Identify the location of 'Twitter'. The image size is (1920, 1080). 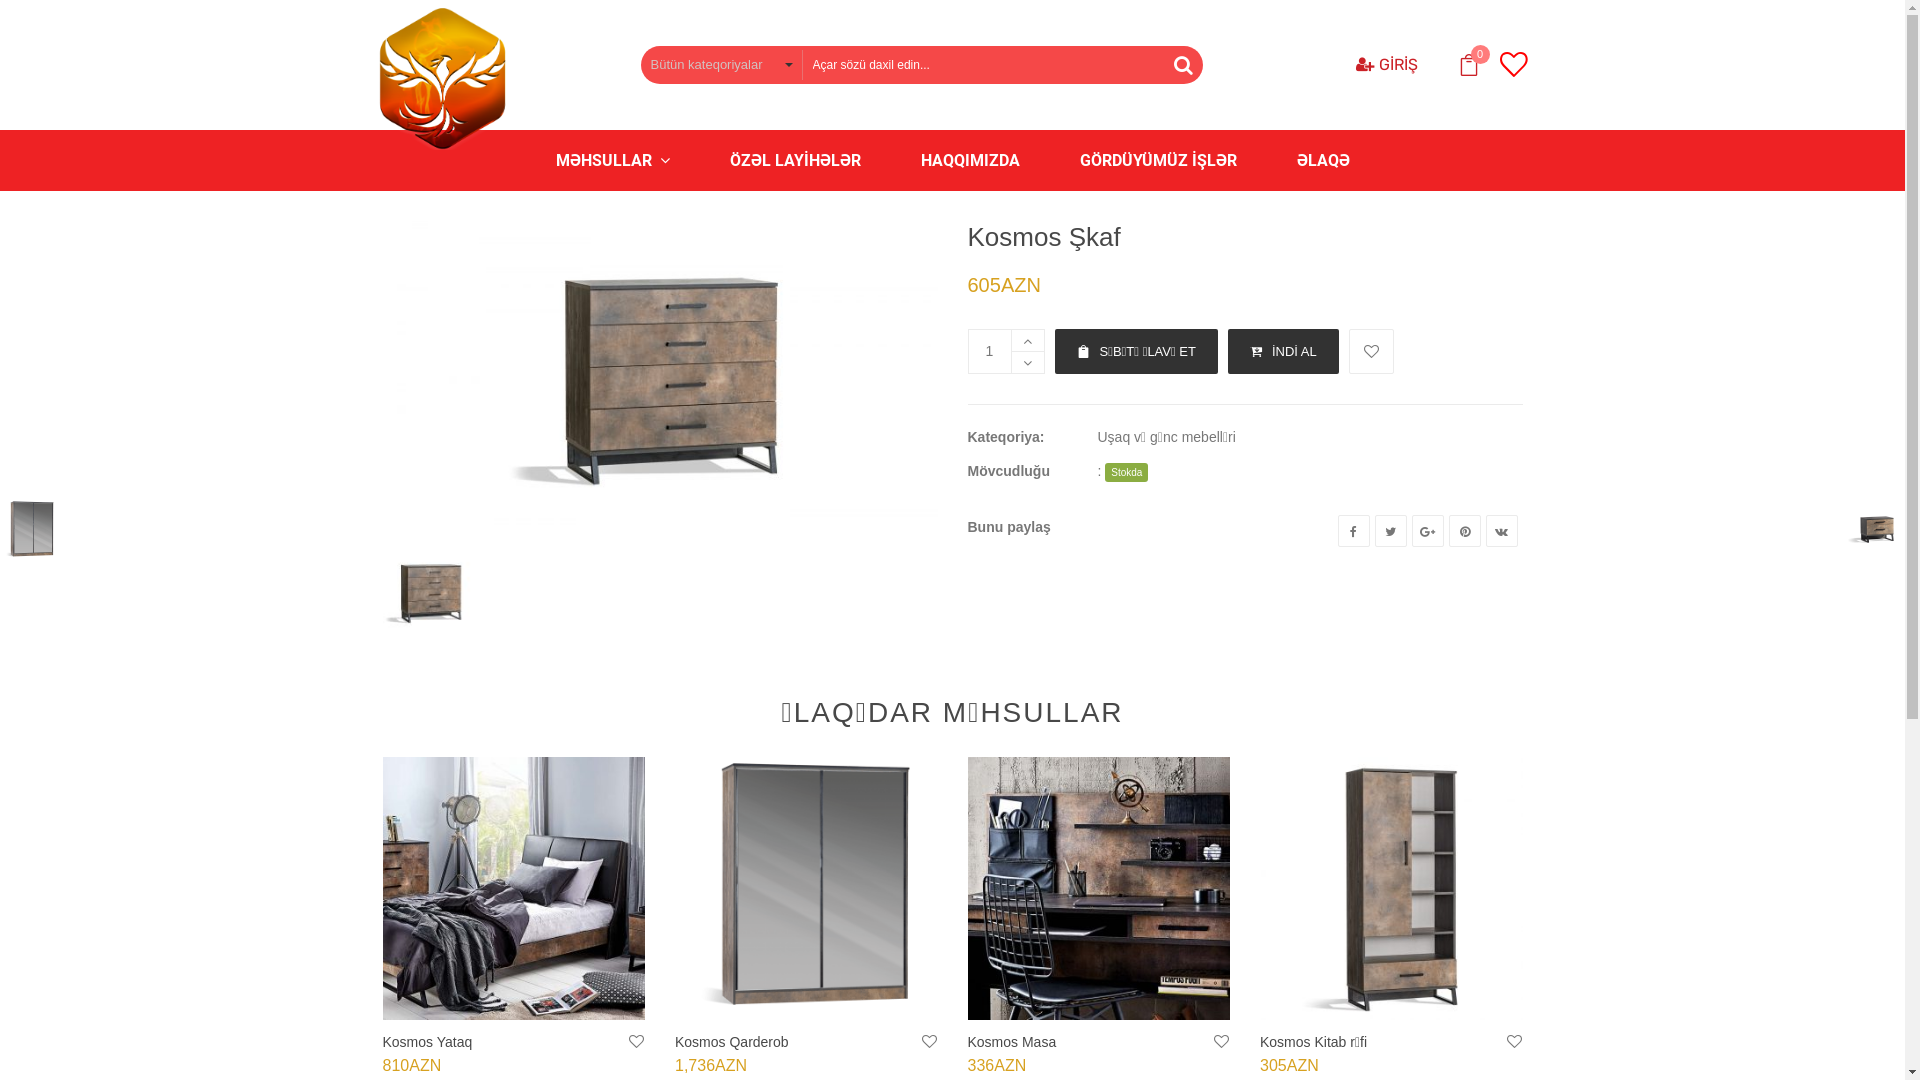
(1372, 530).